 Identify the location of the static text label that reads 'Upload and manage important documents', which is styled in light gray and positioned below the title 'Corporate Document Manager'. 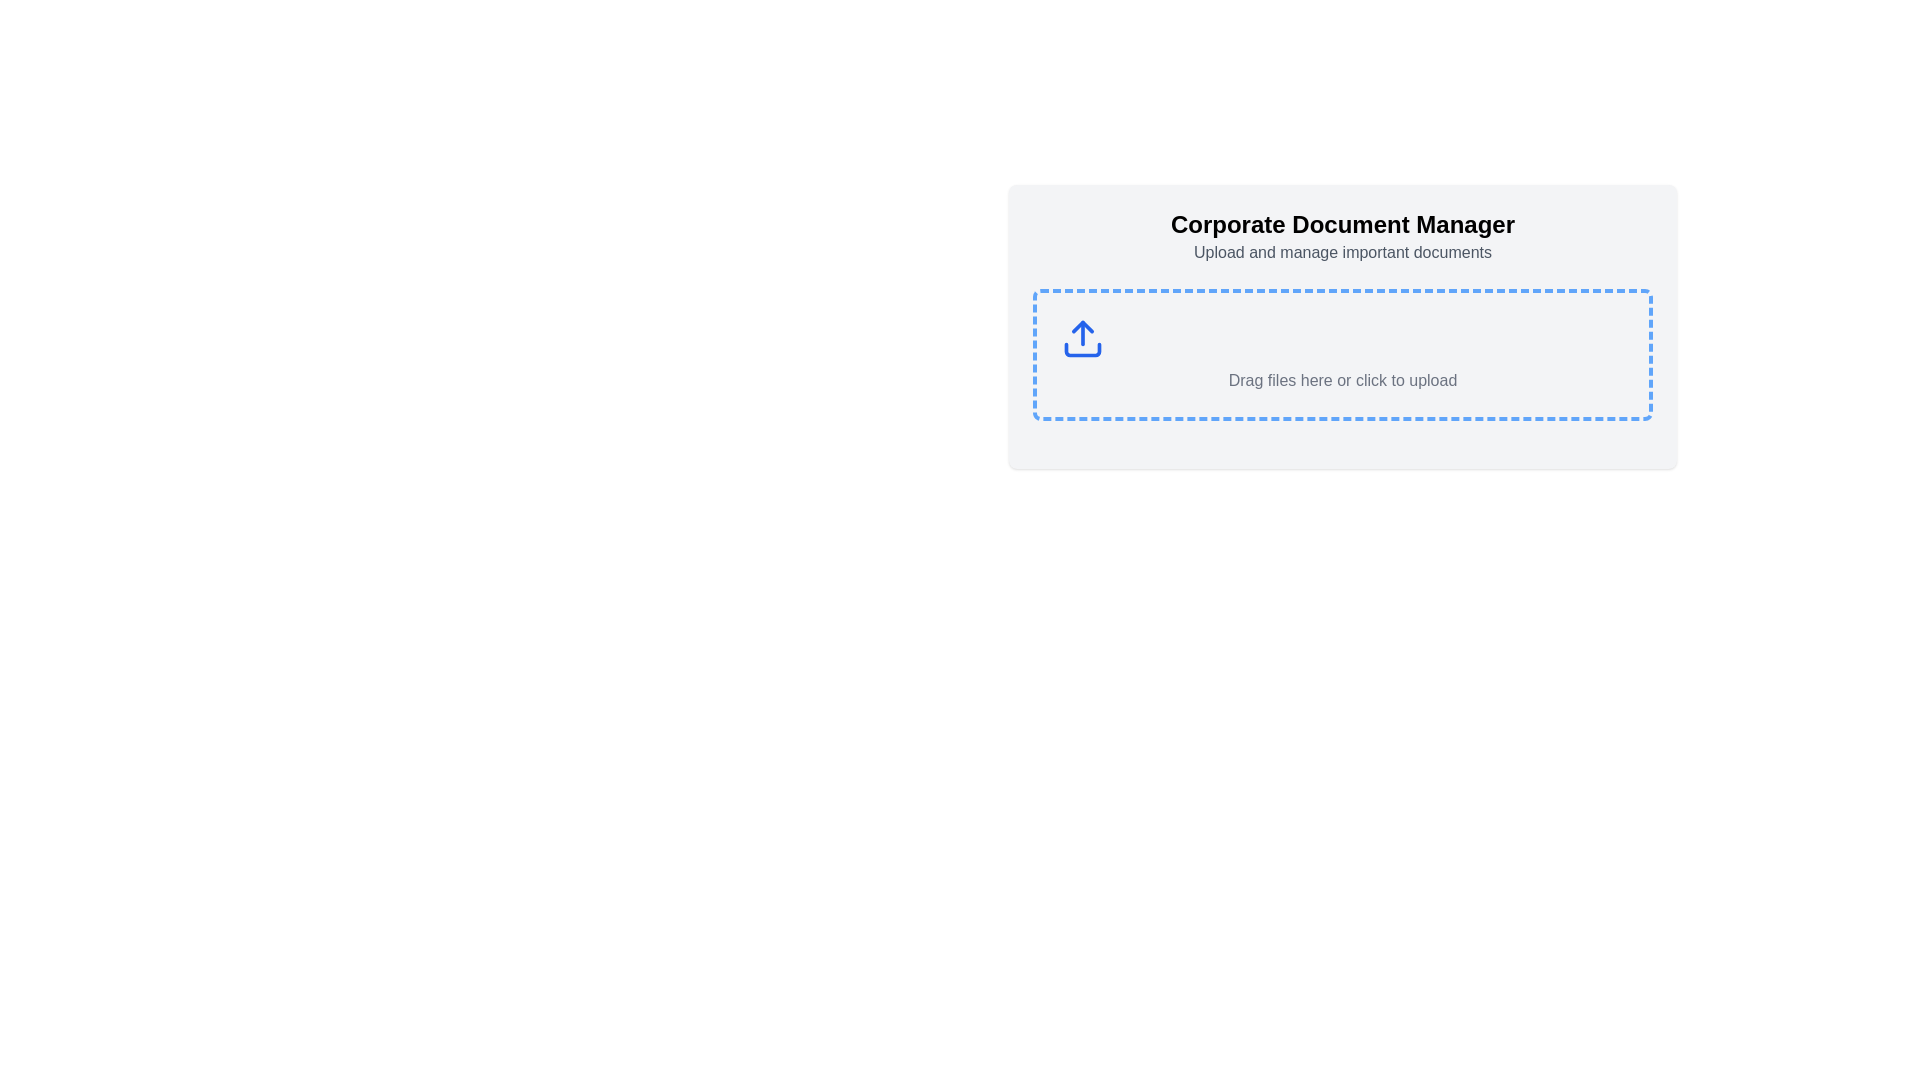
(1343, 252).